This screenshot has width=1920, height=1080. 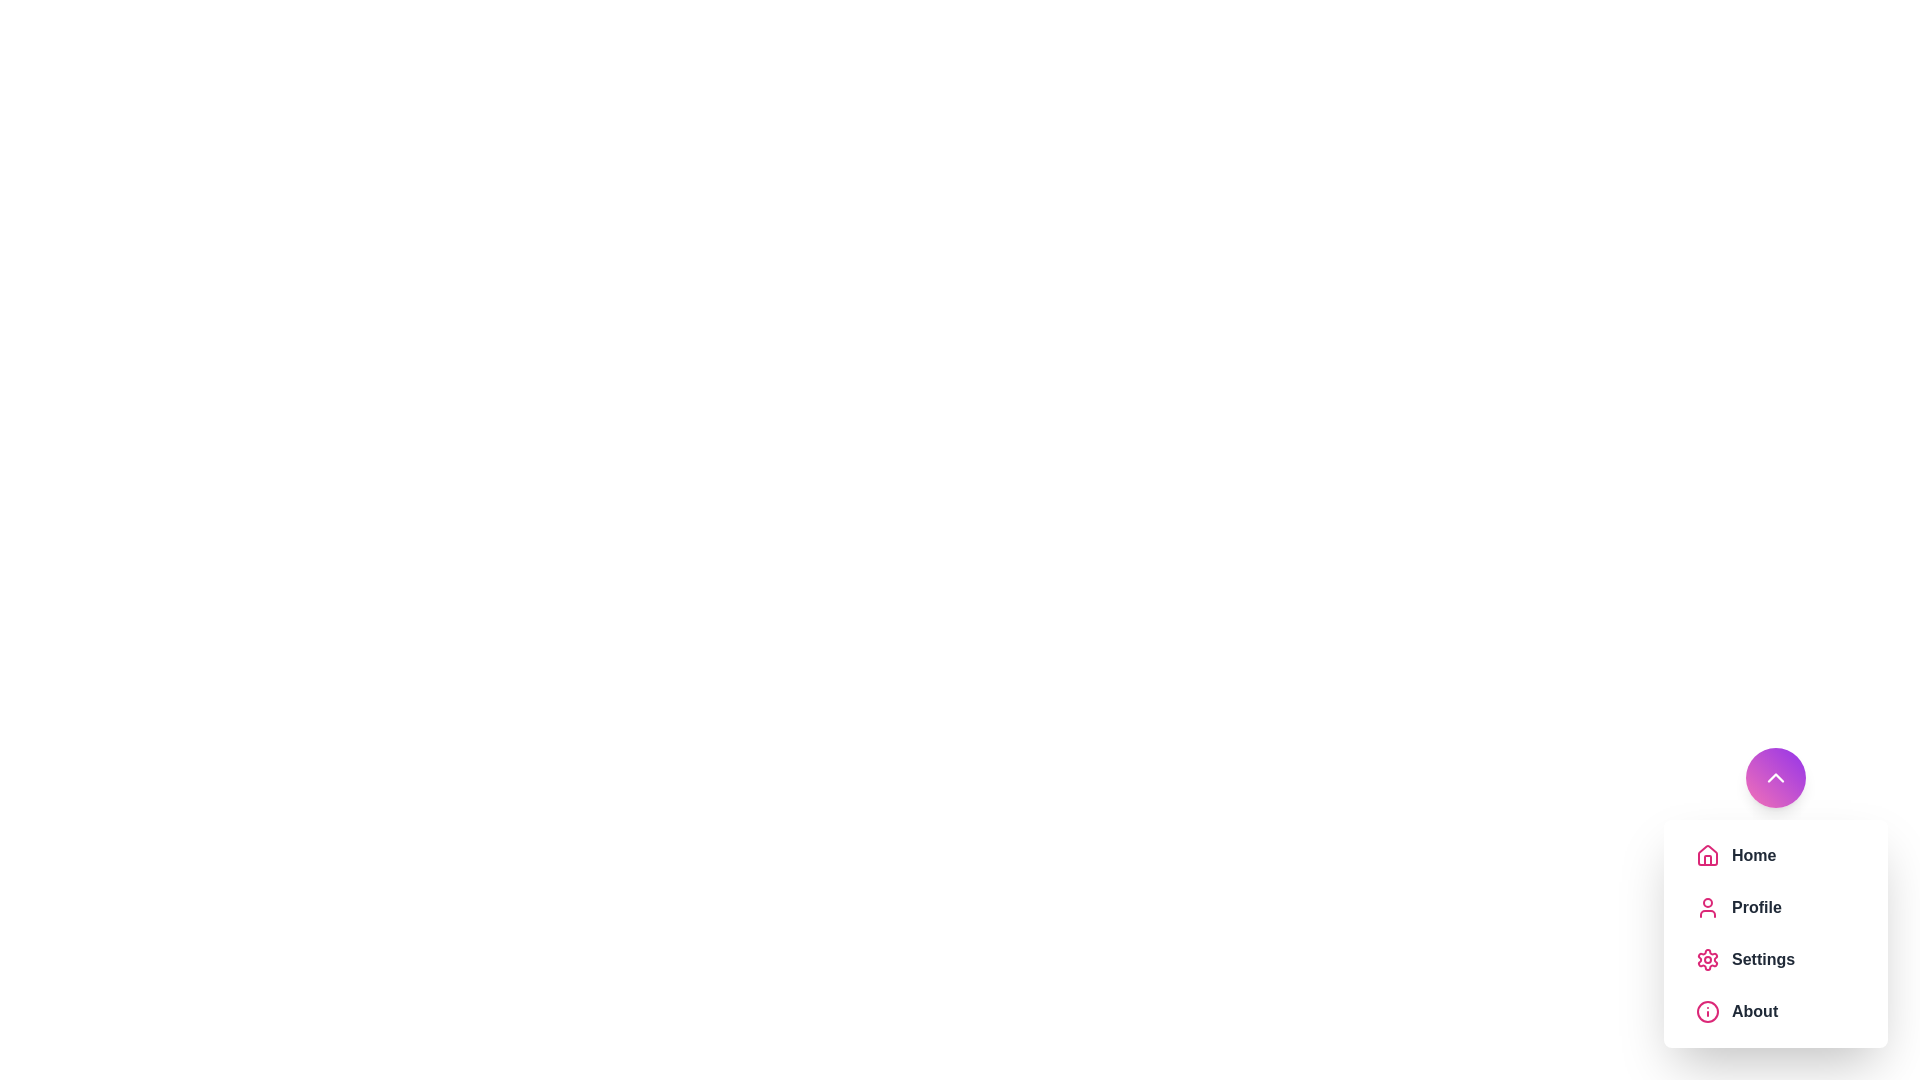 I want to click on the menu item labeled 'Home' to observe the visual feedback, so click(x=1776, y=855).